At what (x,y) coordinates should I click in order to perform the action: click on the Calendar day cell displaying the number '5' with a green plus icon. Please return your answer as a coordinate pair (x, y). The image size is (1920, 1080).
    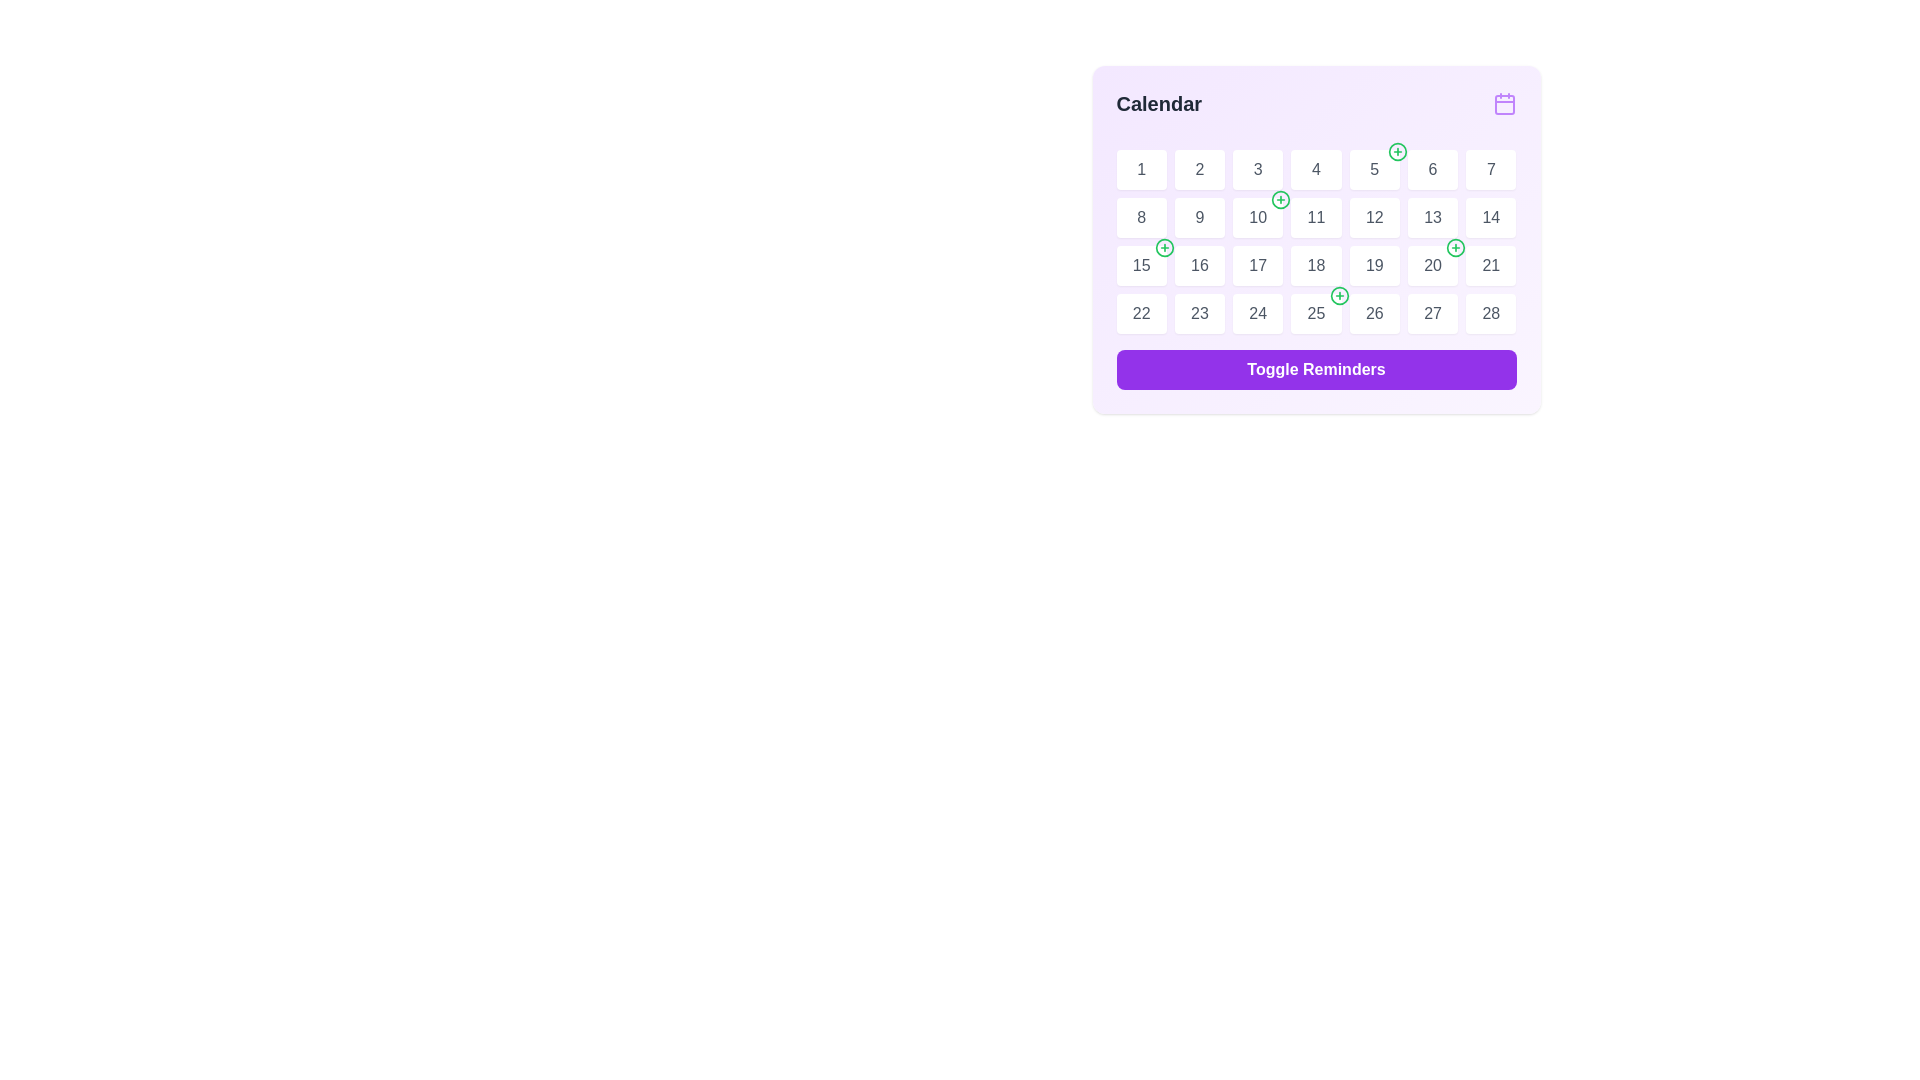
    Looking at the image, I should click on (1373, 168).